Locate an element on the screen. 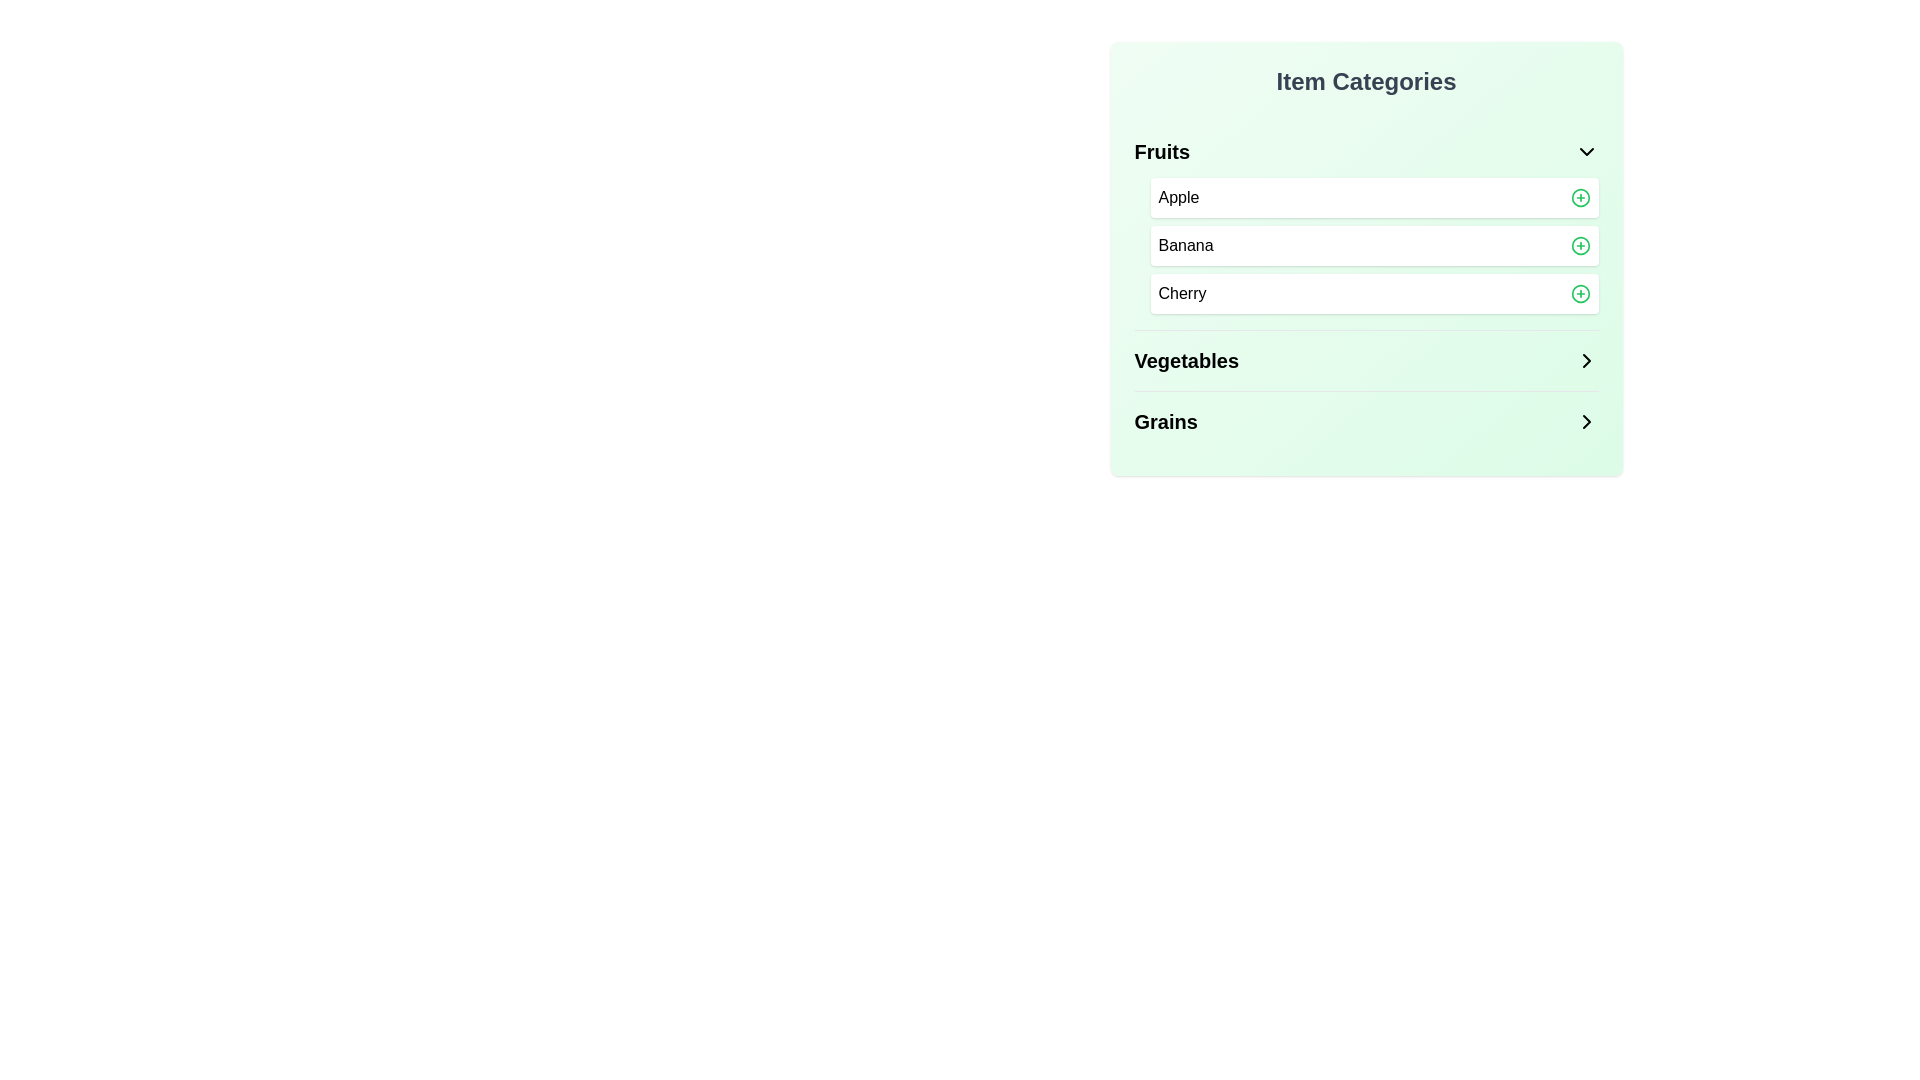 This screenshot has width=1920, height=1080. the 'add' icon next to the item Cherry is located at coordinates (1579, 293).